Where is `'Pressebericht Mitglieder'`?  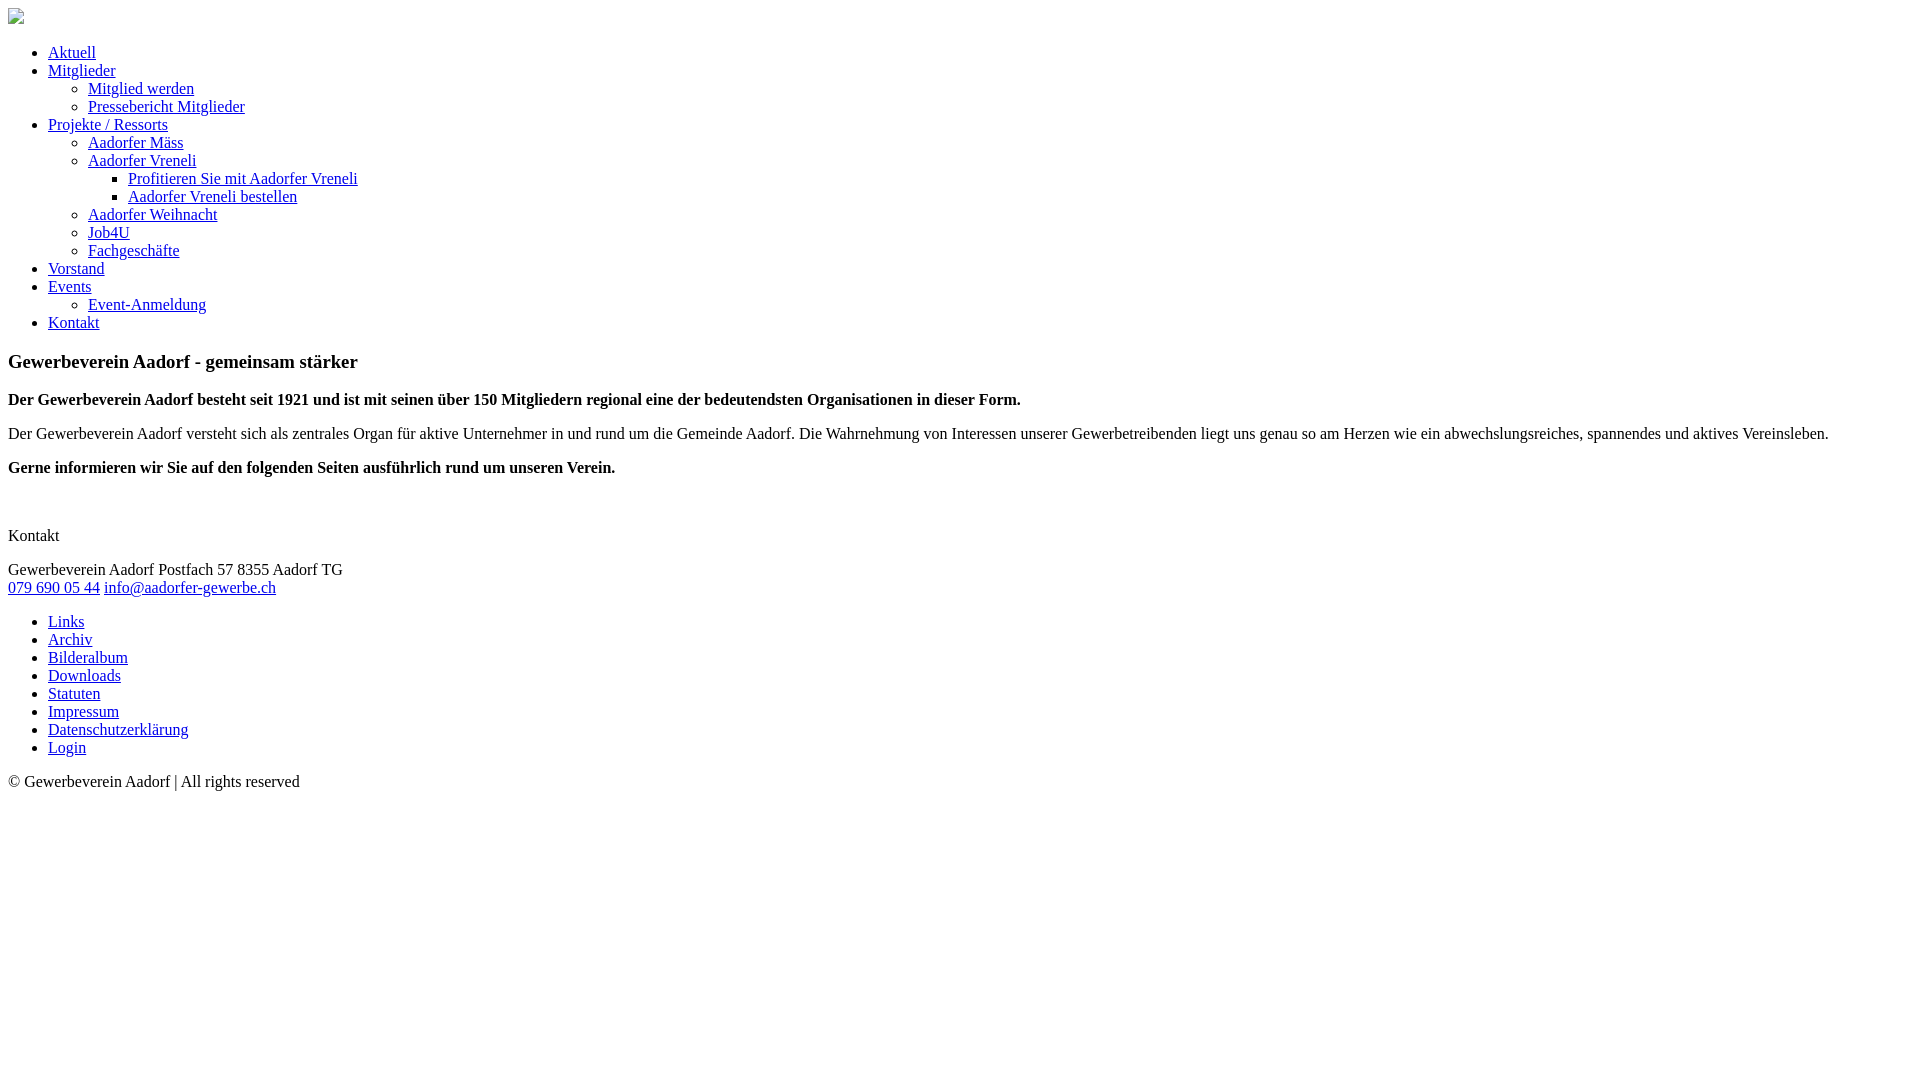
'Pressebericht Mitglieder' is located at coordinates (166, 106).